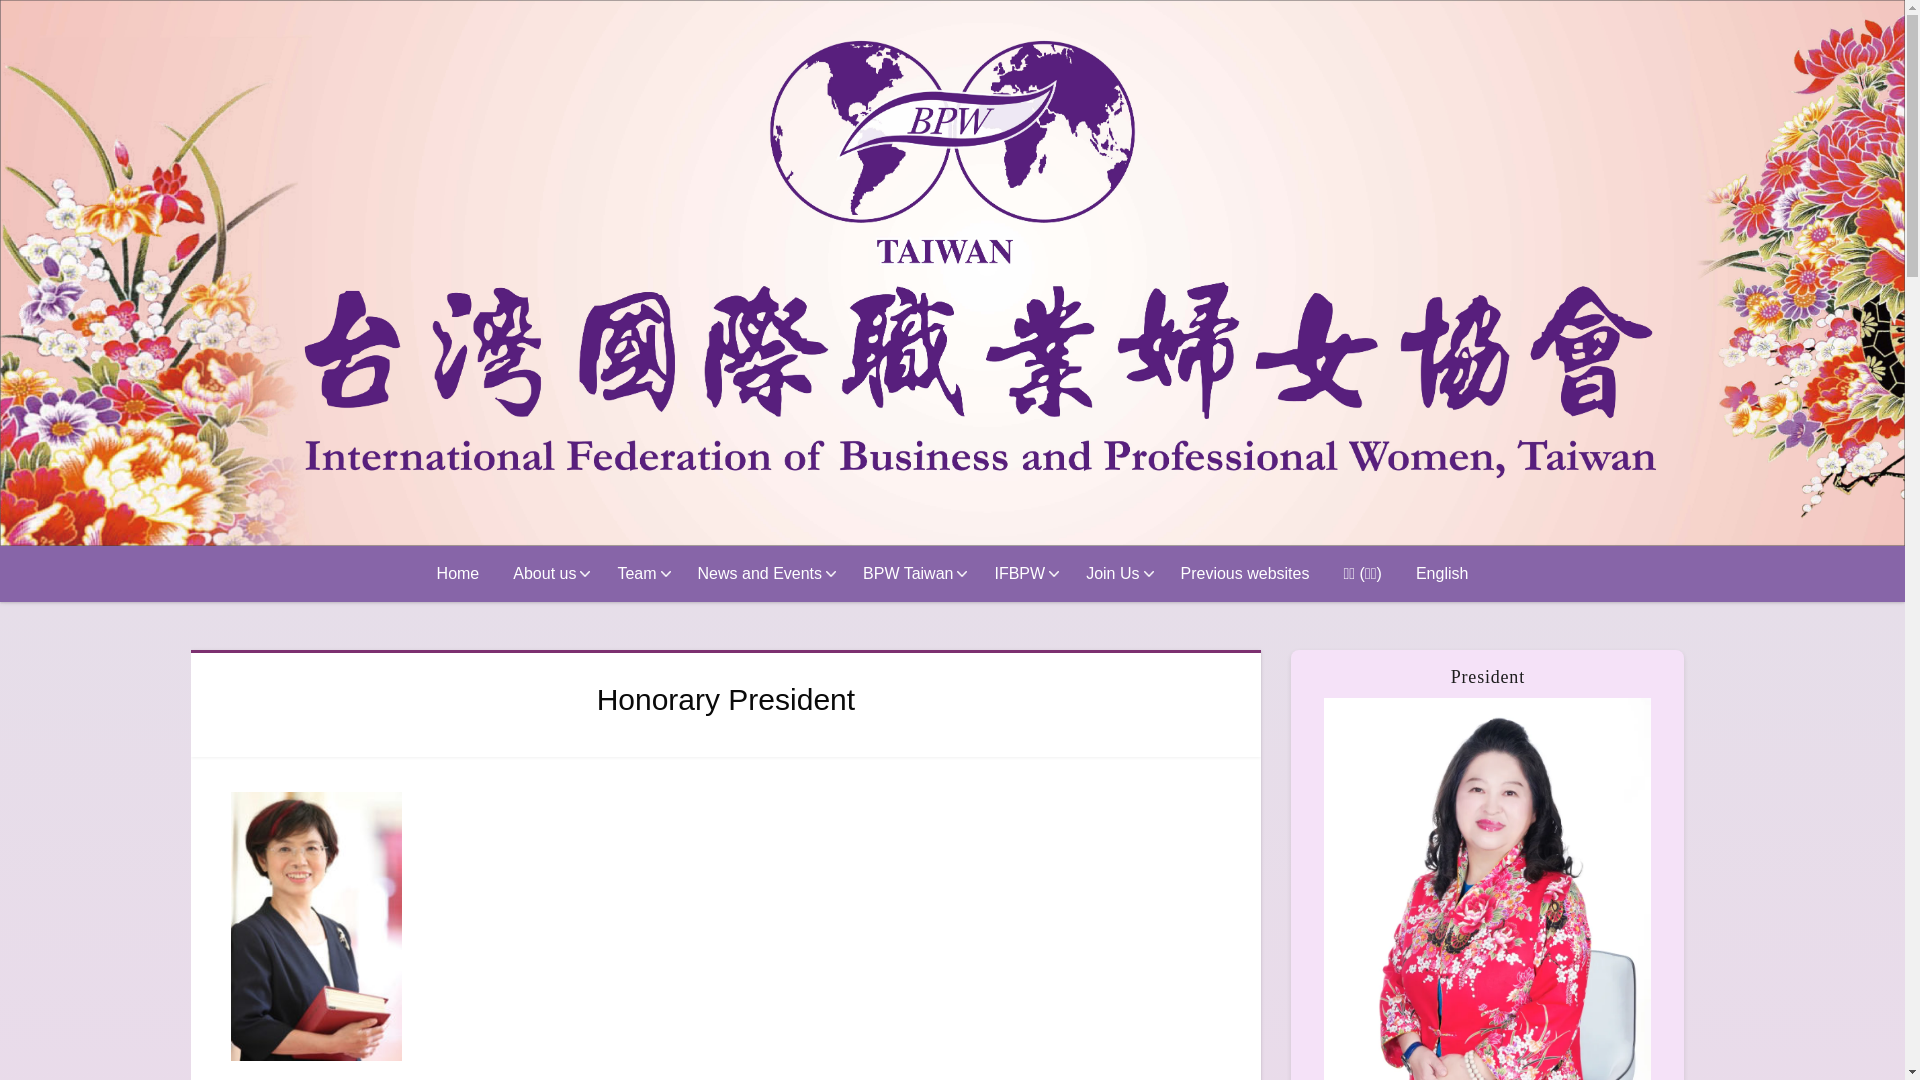  I want to click on 'About us', so click(495, 574).